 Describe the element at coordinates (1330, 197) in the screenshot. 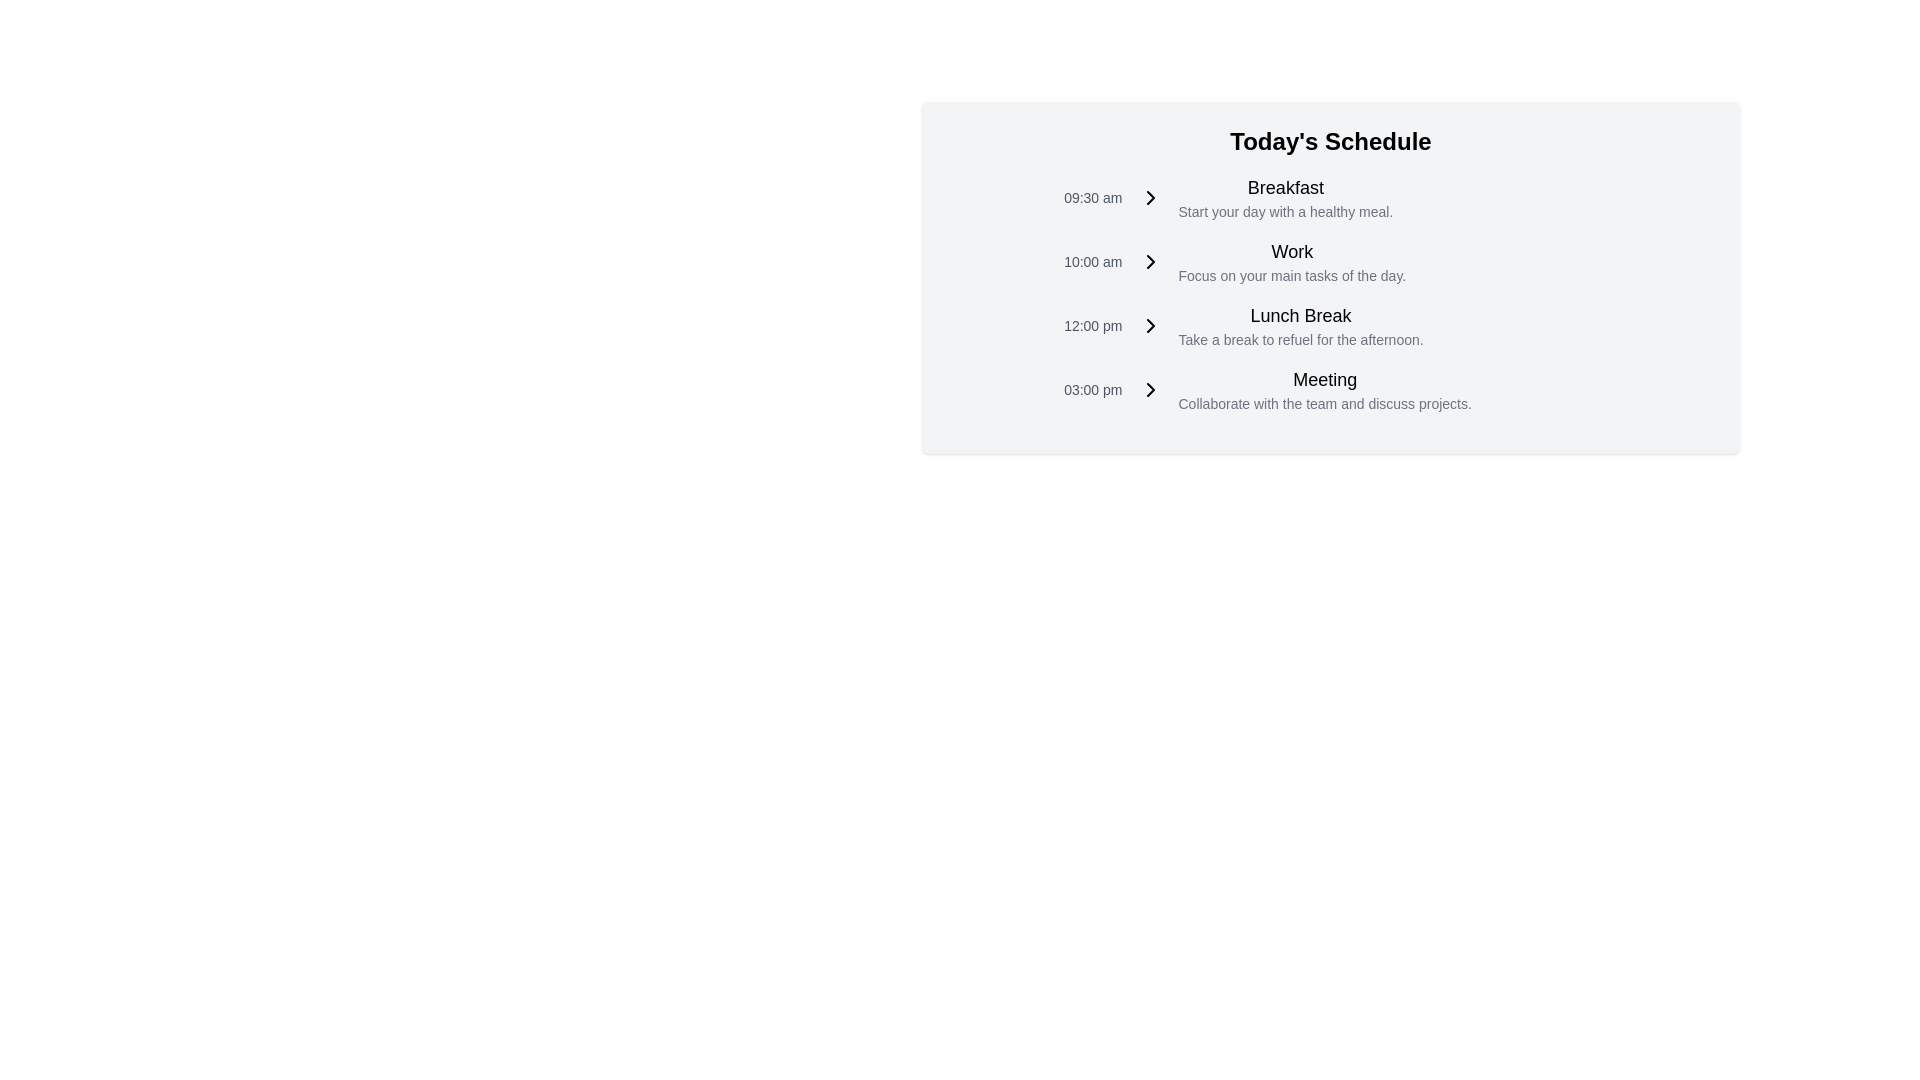

I see `the first Schedule List Entry in the 'Today's Schedule' section, which displays the time '09:30 am', an arrow icon, and the title 'Breakfast'` at that location.